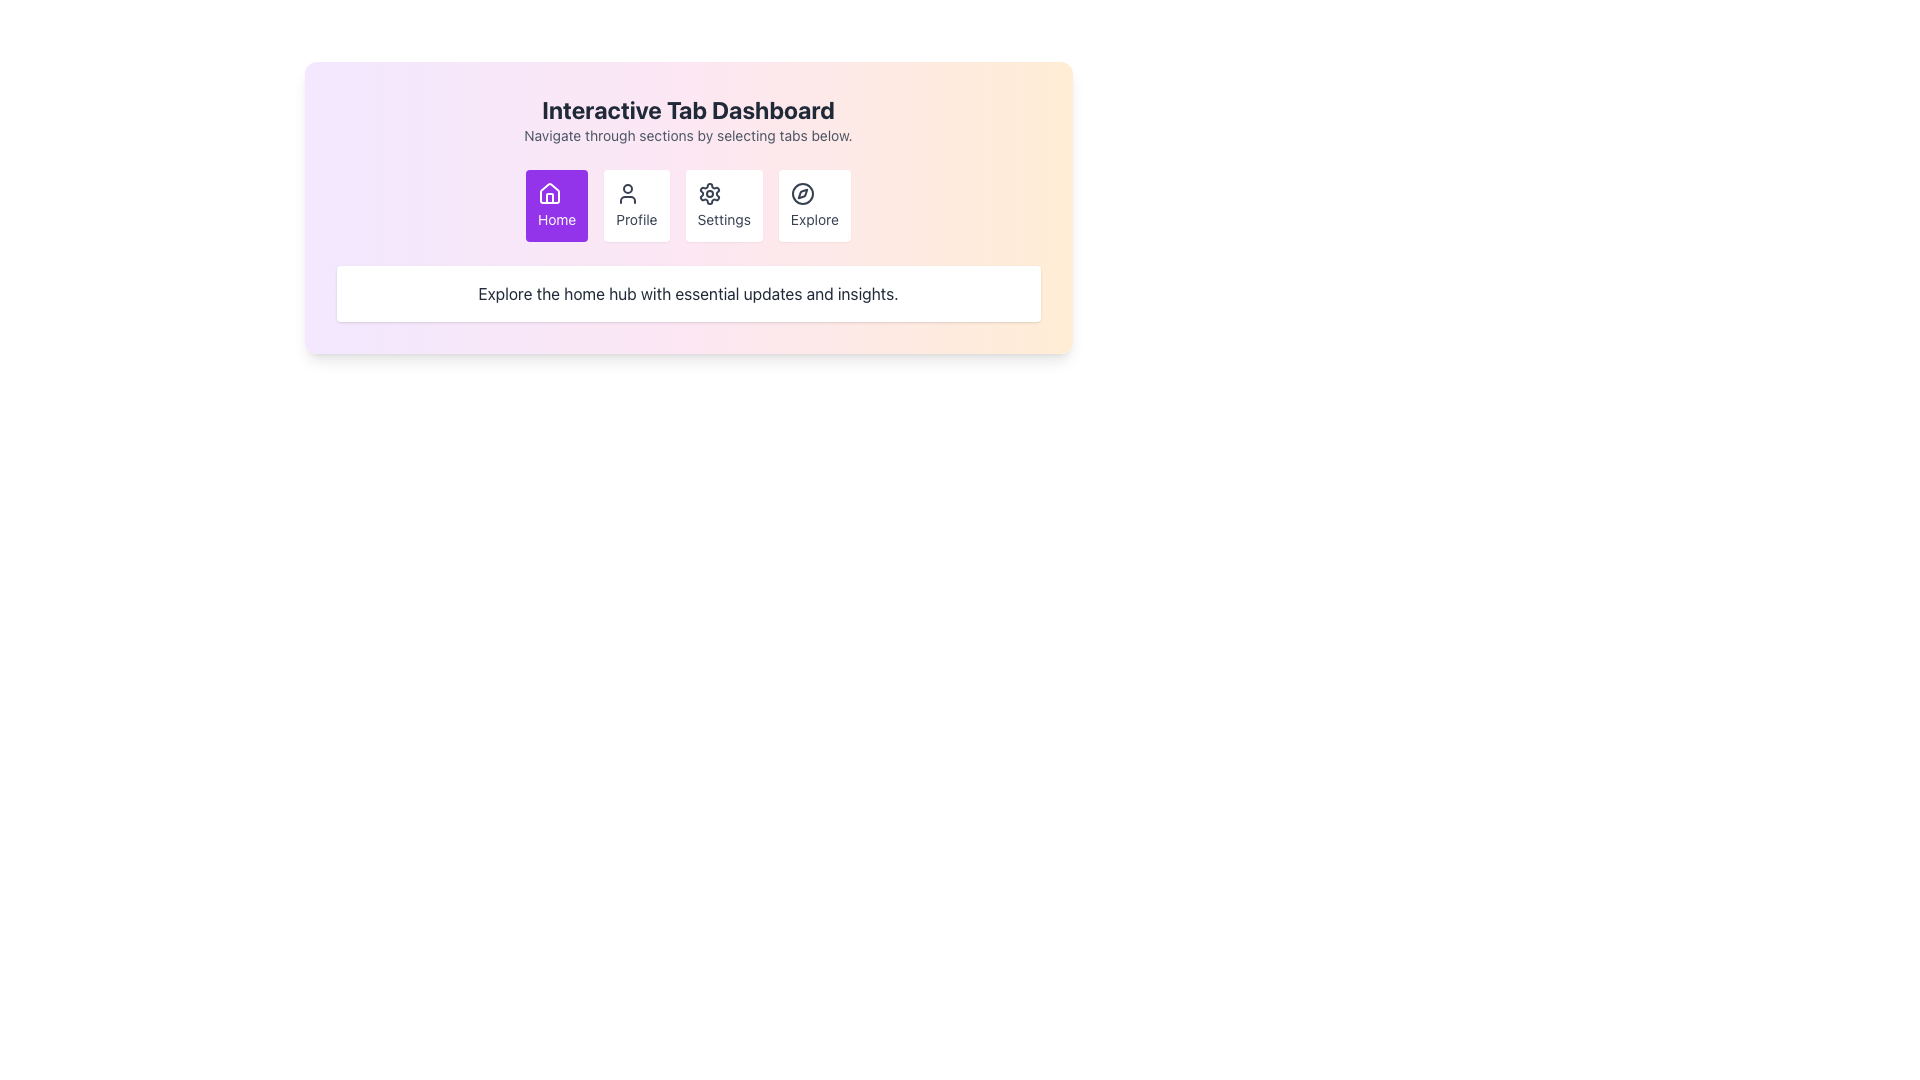  What do you see at coordinates (627, 193) in the screenshot?
I see `the profile icon, which is a minimal line-art silhouette of a person, located within the 'Profile' button in the Interactive Tab Dashboard` at bounding box center [627, 193].